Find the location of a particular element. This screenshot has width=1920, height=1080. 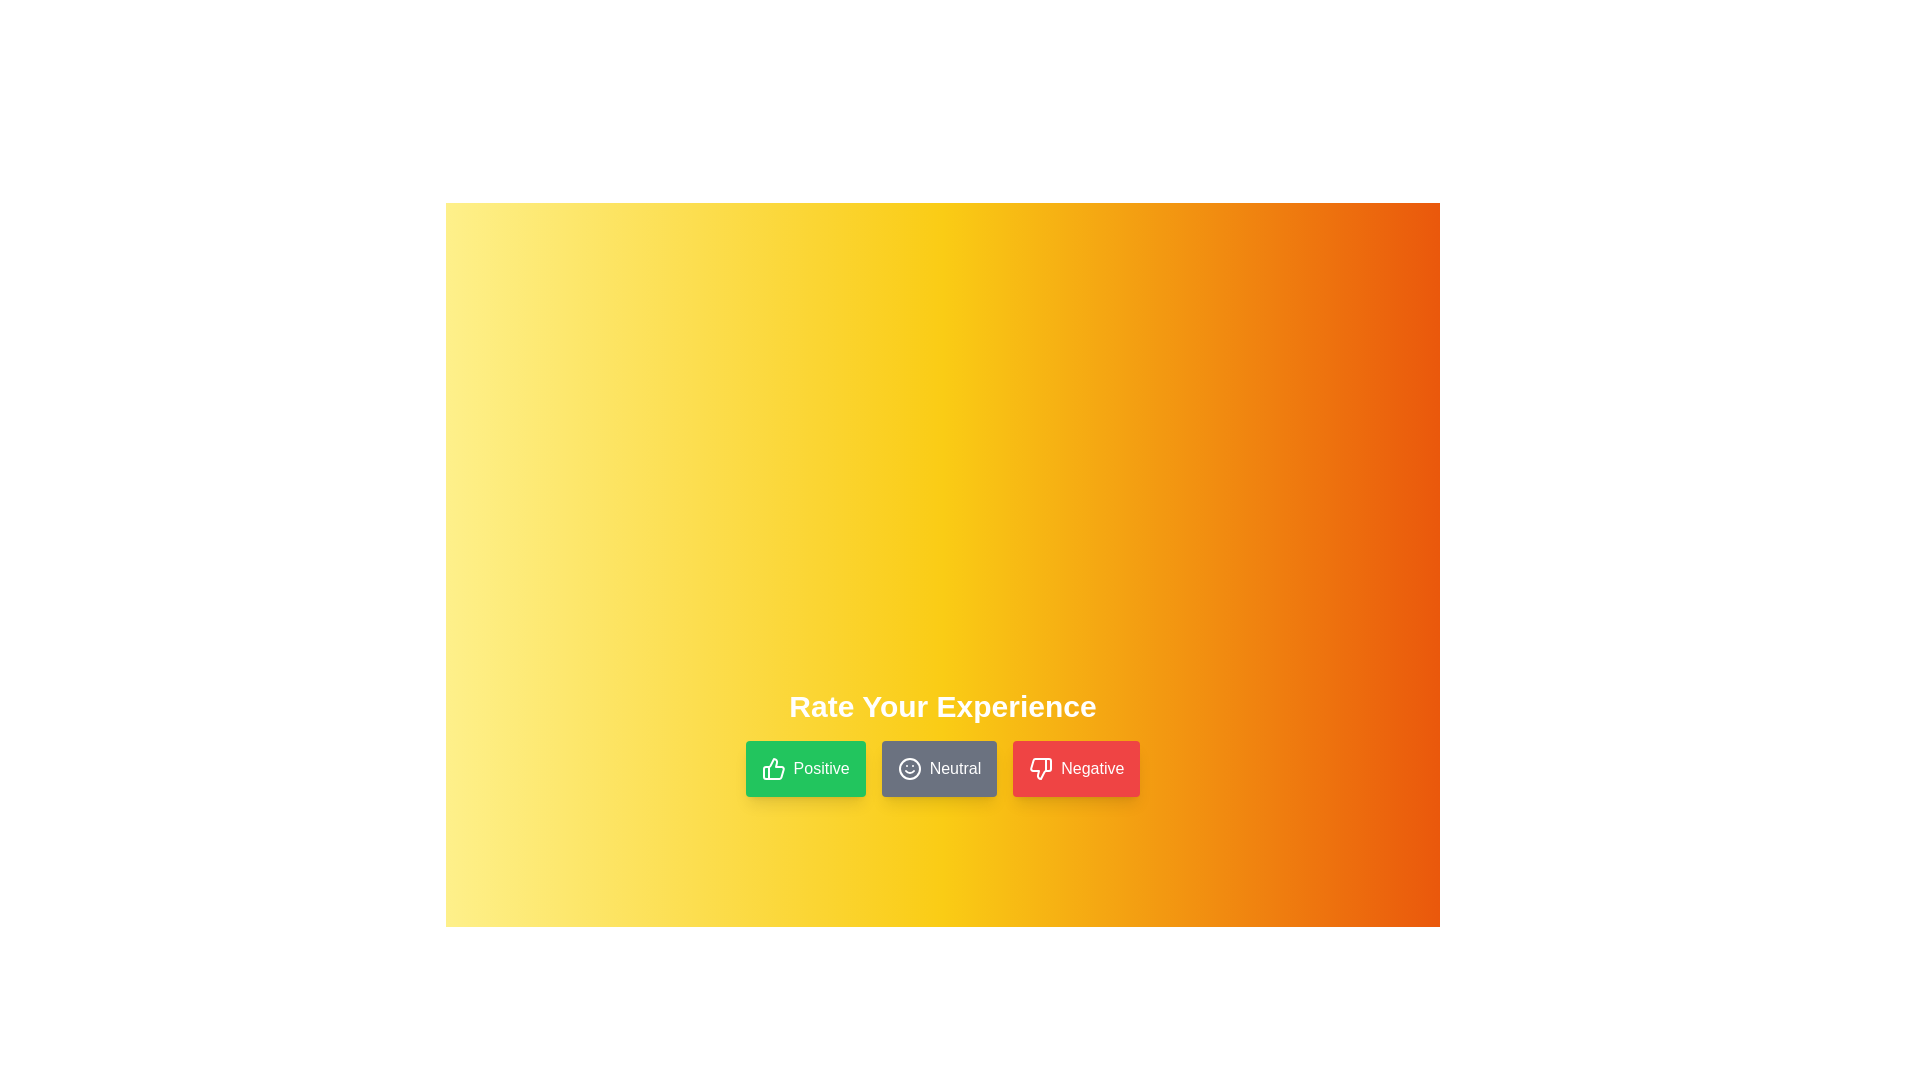

the header text labeled 'Rate Your Experience', which is a bold, white, large-sized text displayed against a vibrant gradient background is located at coordinates (941, 705).